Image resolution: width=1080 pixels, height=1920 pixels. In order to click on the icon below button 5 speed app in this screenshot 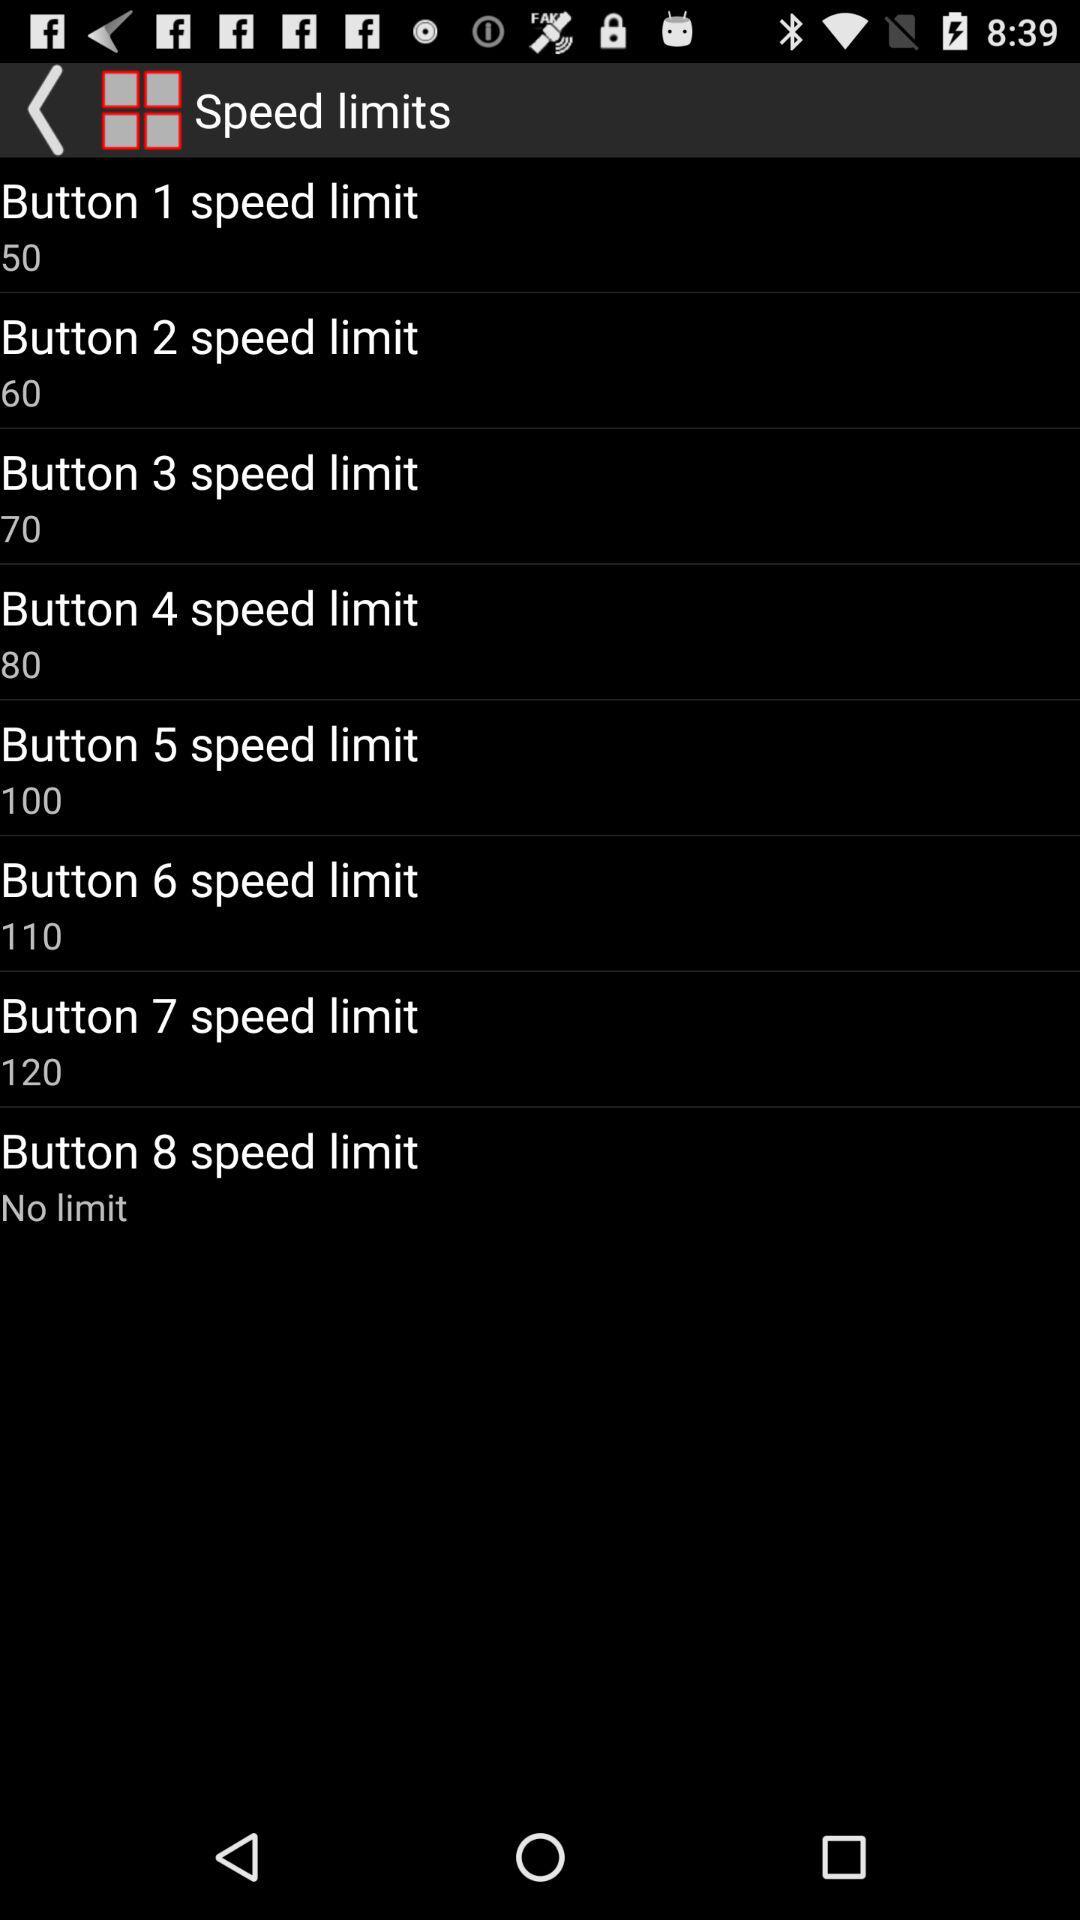, I will do `click(31, 798)`.